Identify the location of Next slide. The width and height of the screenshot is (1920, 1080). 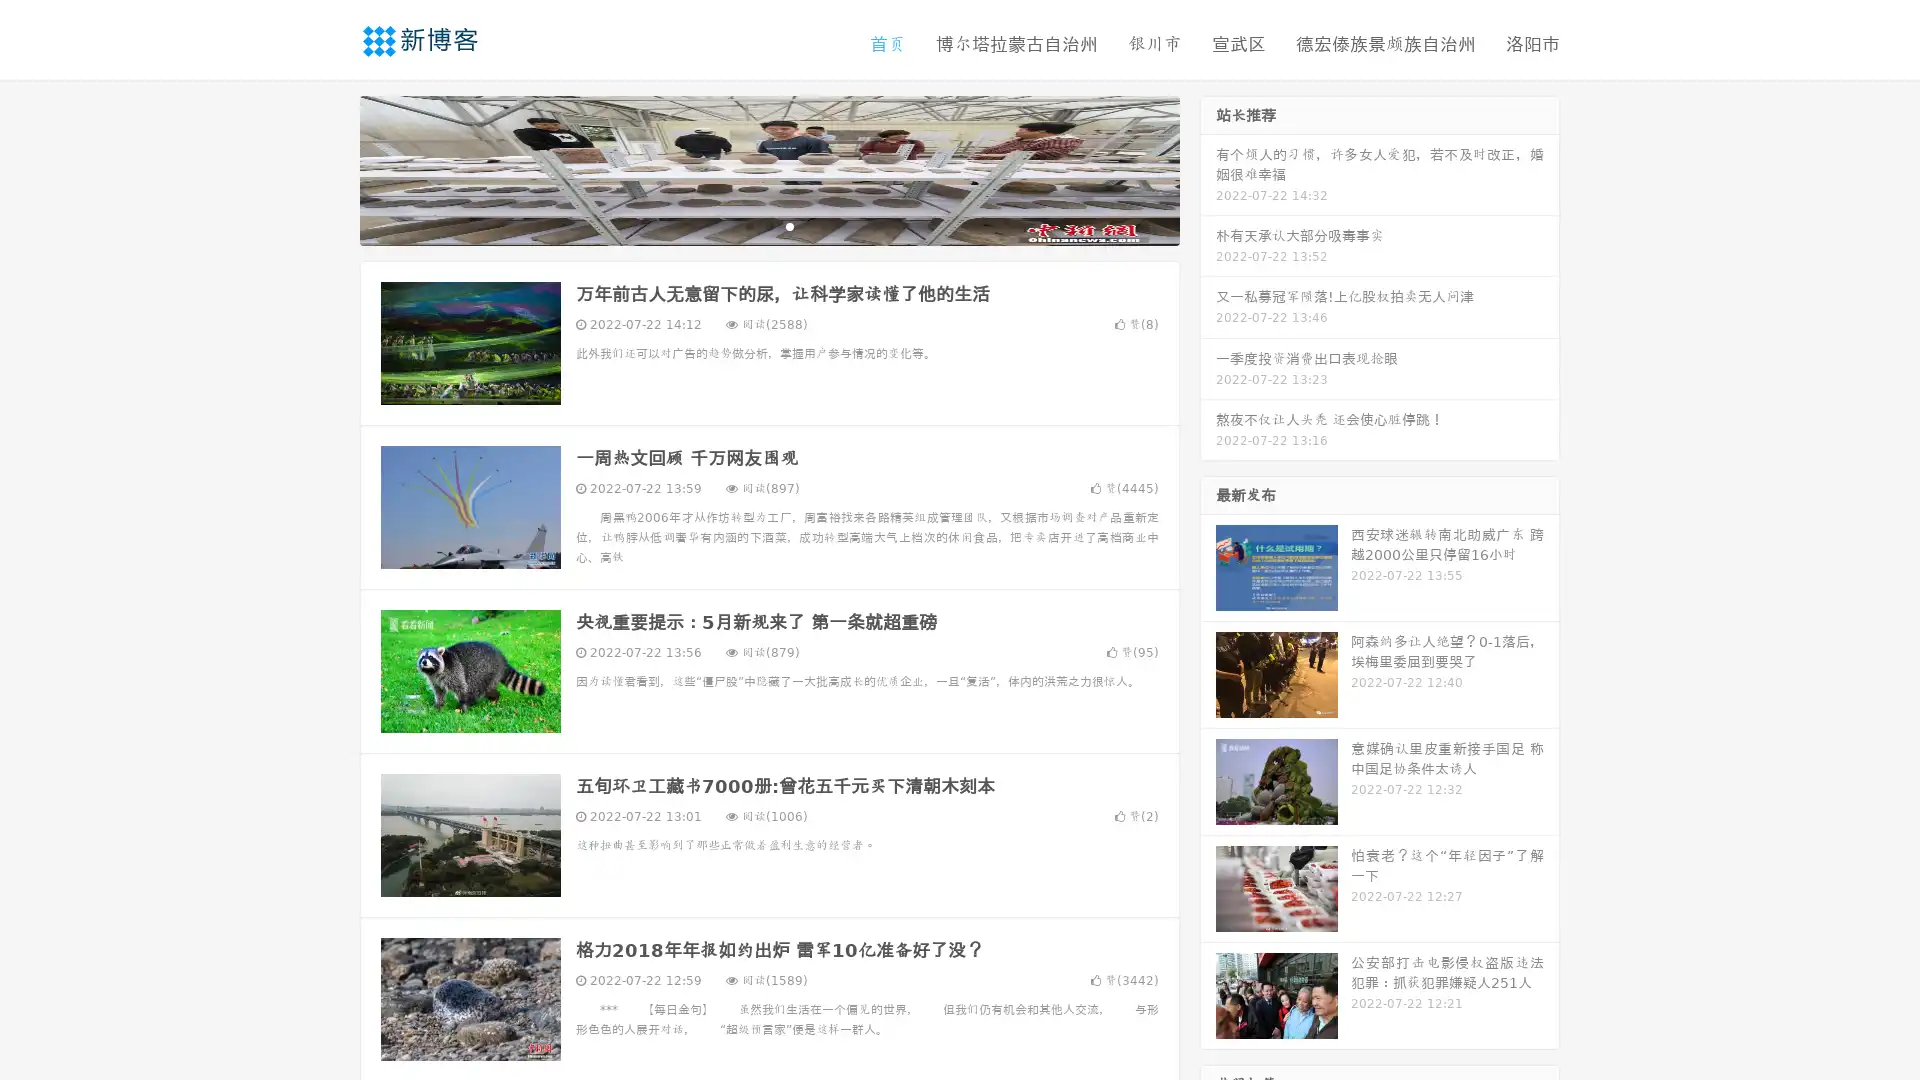
(1208, 168).